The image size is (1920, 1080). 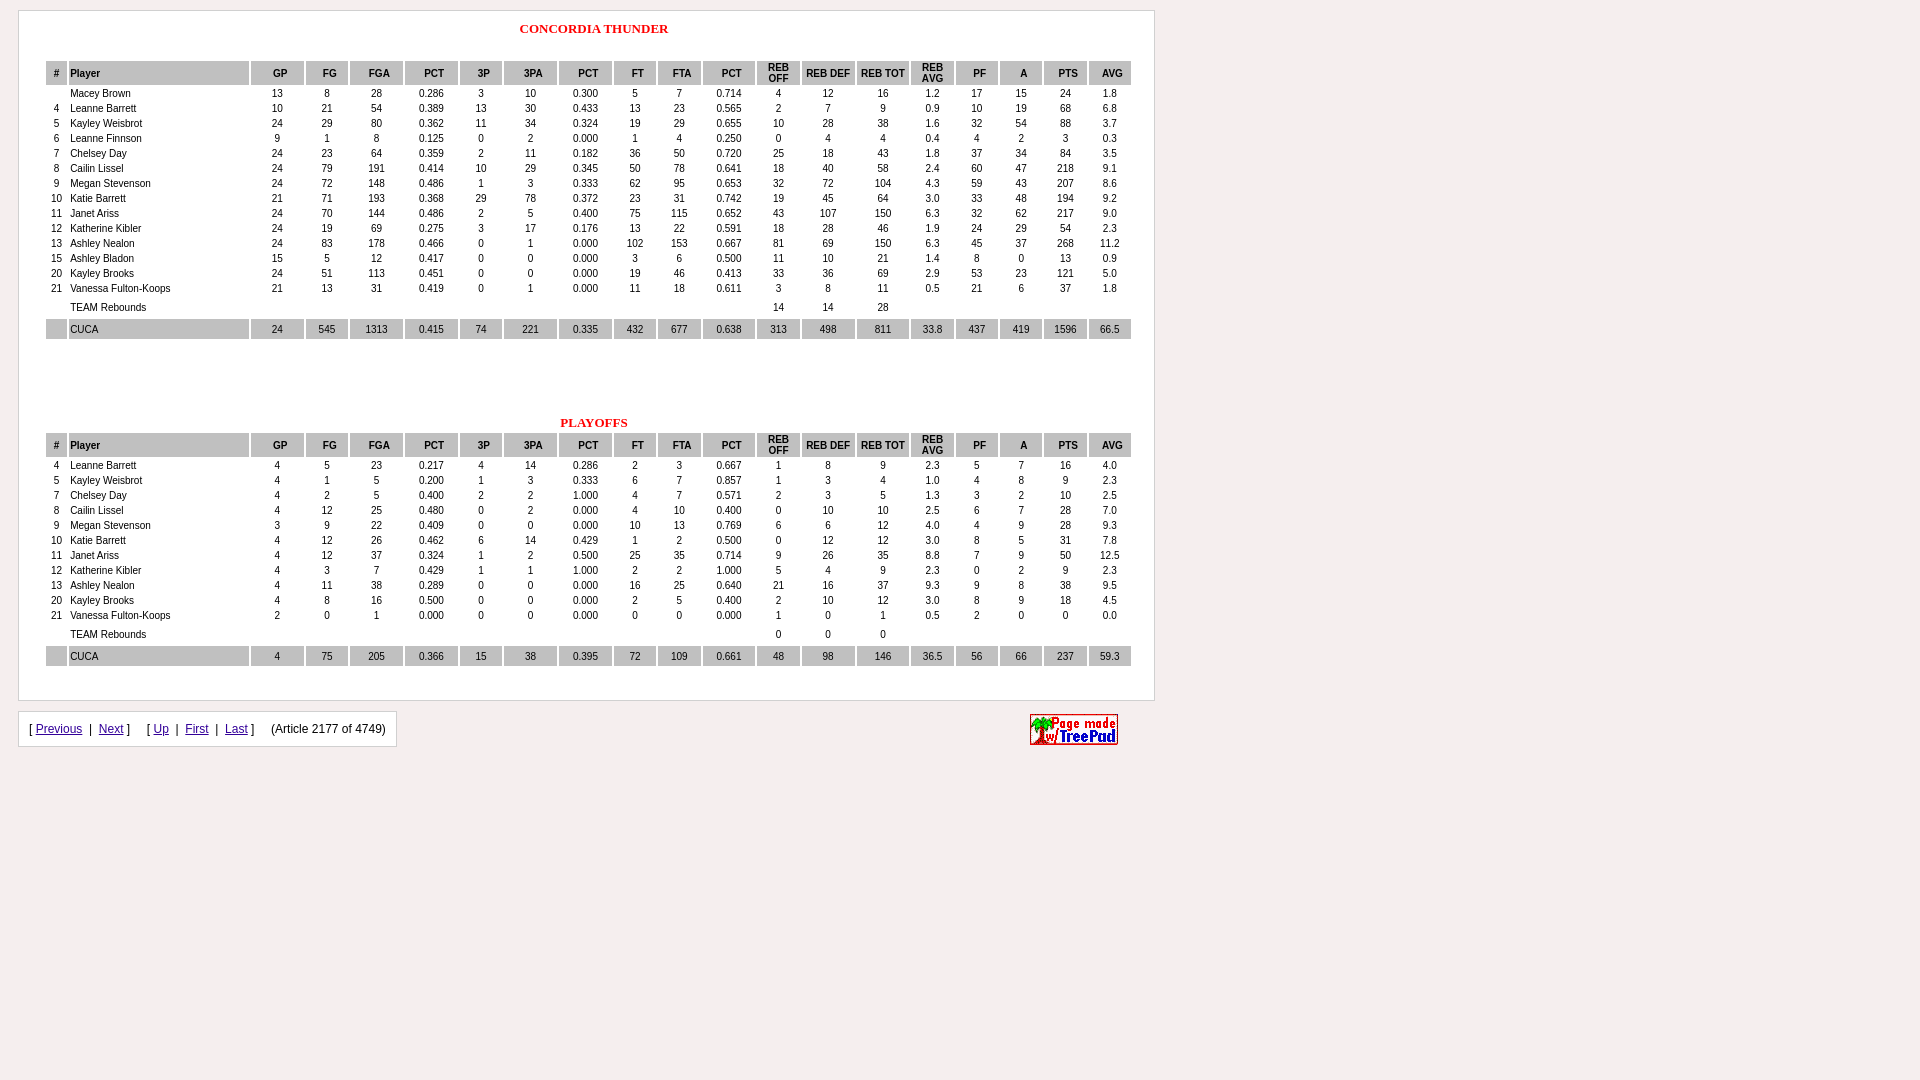 I want to click on 'Next', so click(x=110, y=729).